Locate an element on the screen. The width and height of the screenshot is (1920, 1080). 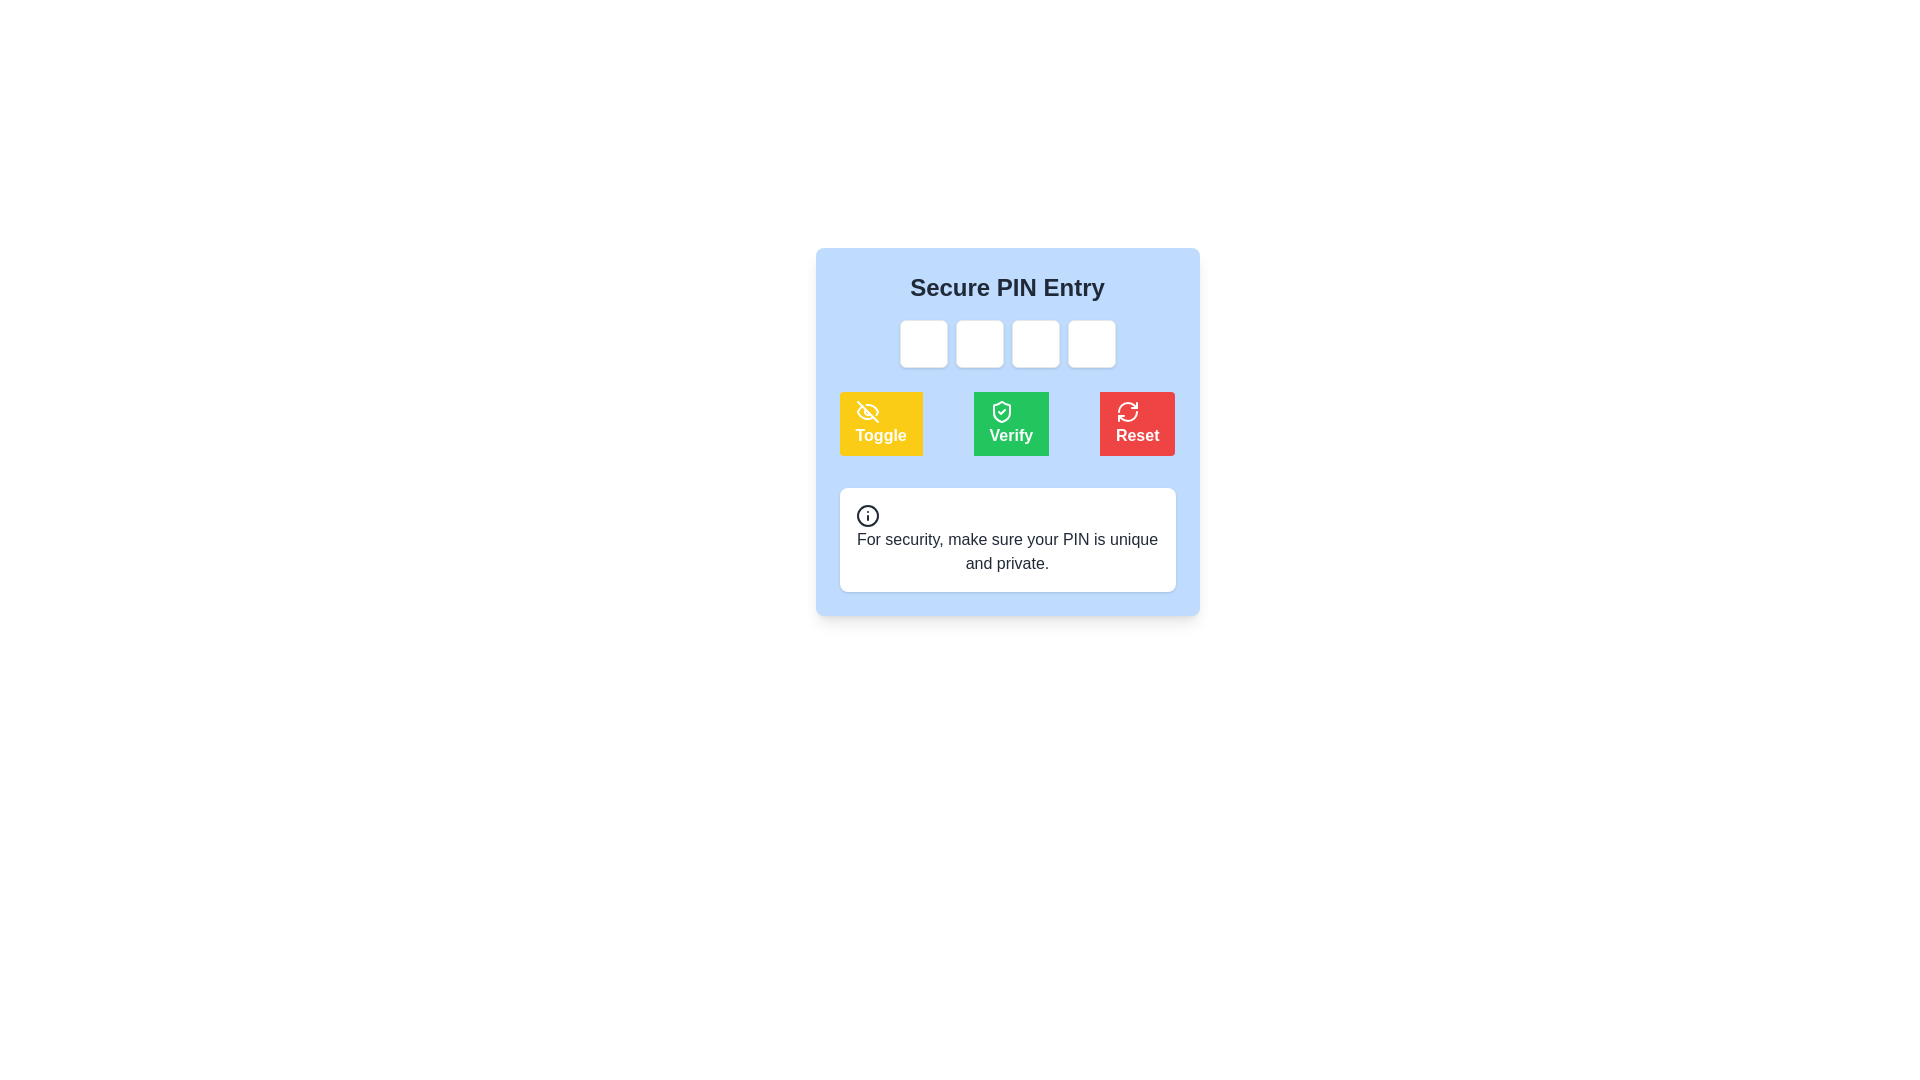
the first password input box used for secure PIN entry to focus on it is located at coordinates (922, 342).